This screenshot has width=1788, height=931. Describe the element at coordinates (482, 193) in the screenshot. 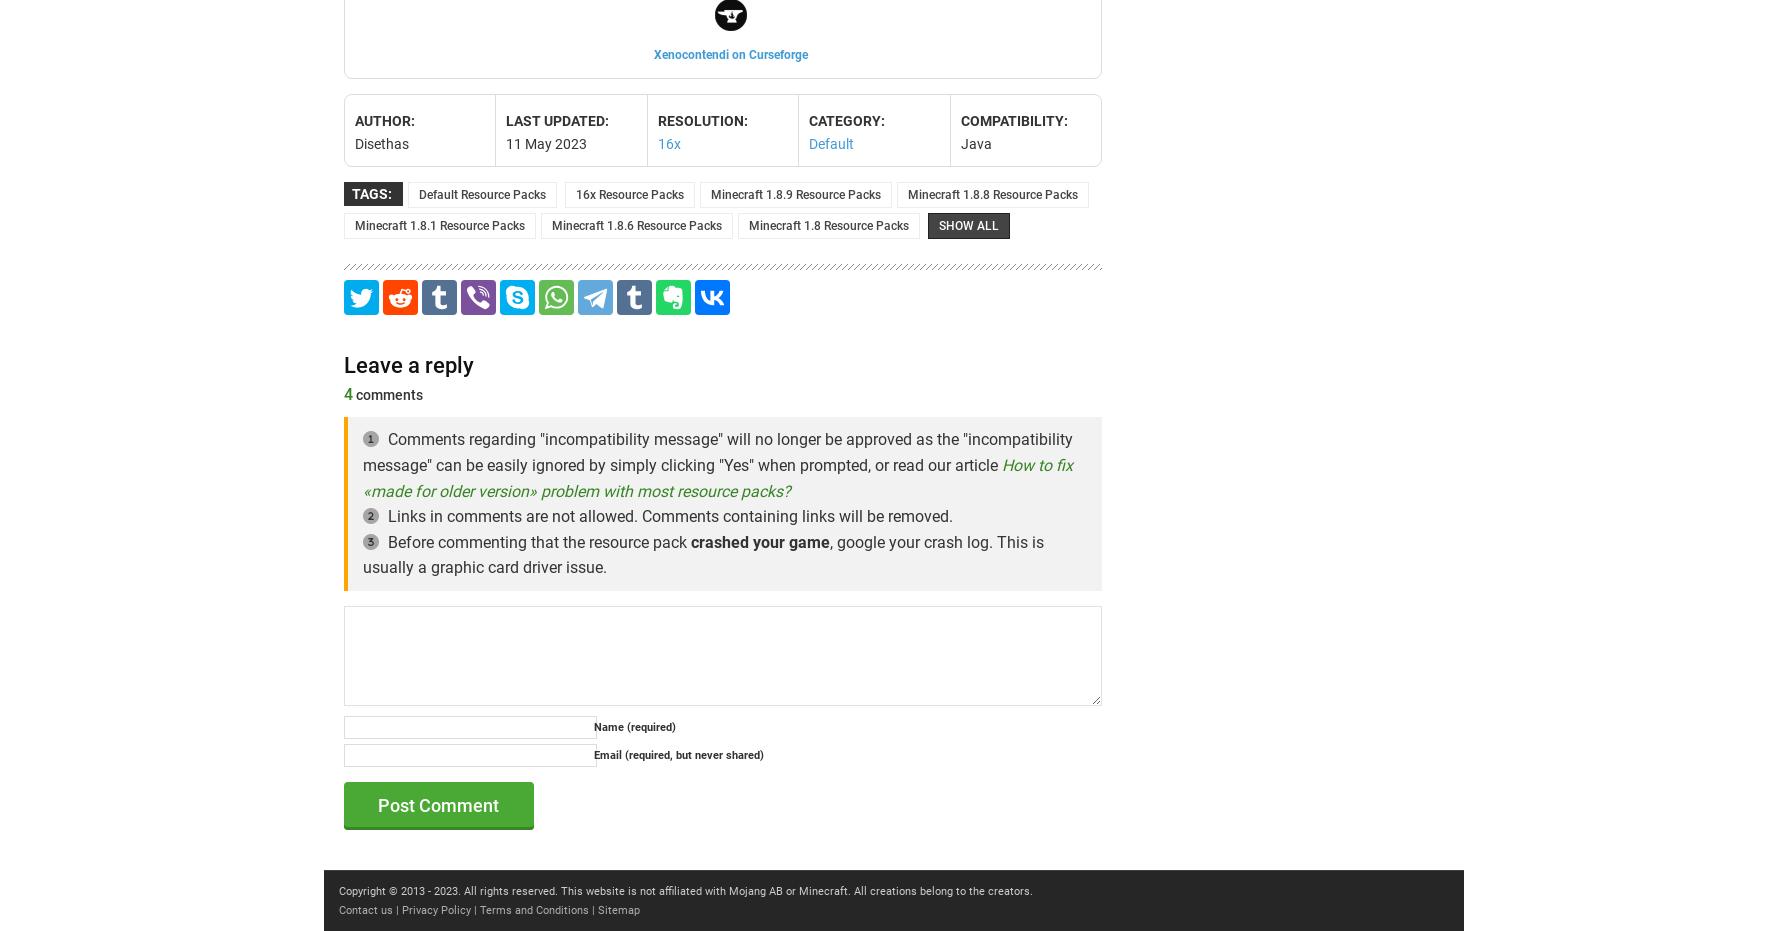

I see `'Default Resource Packs'` at that location.